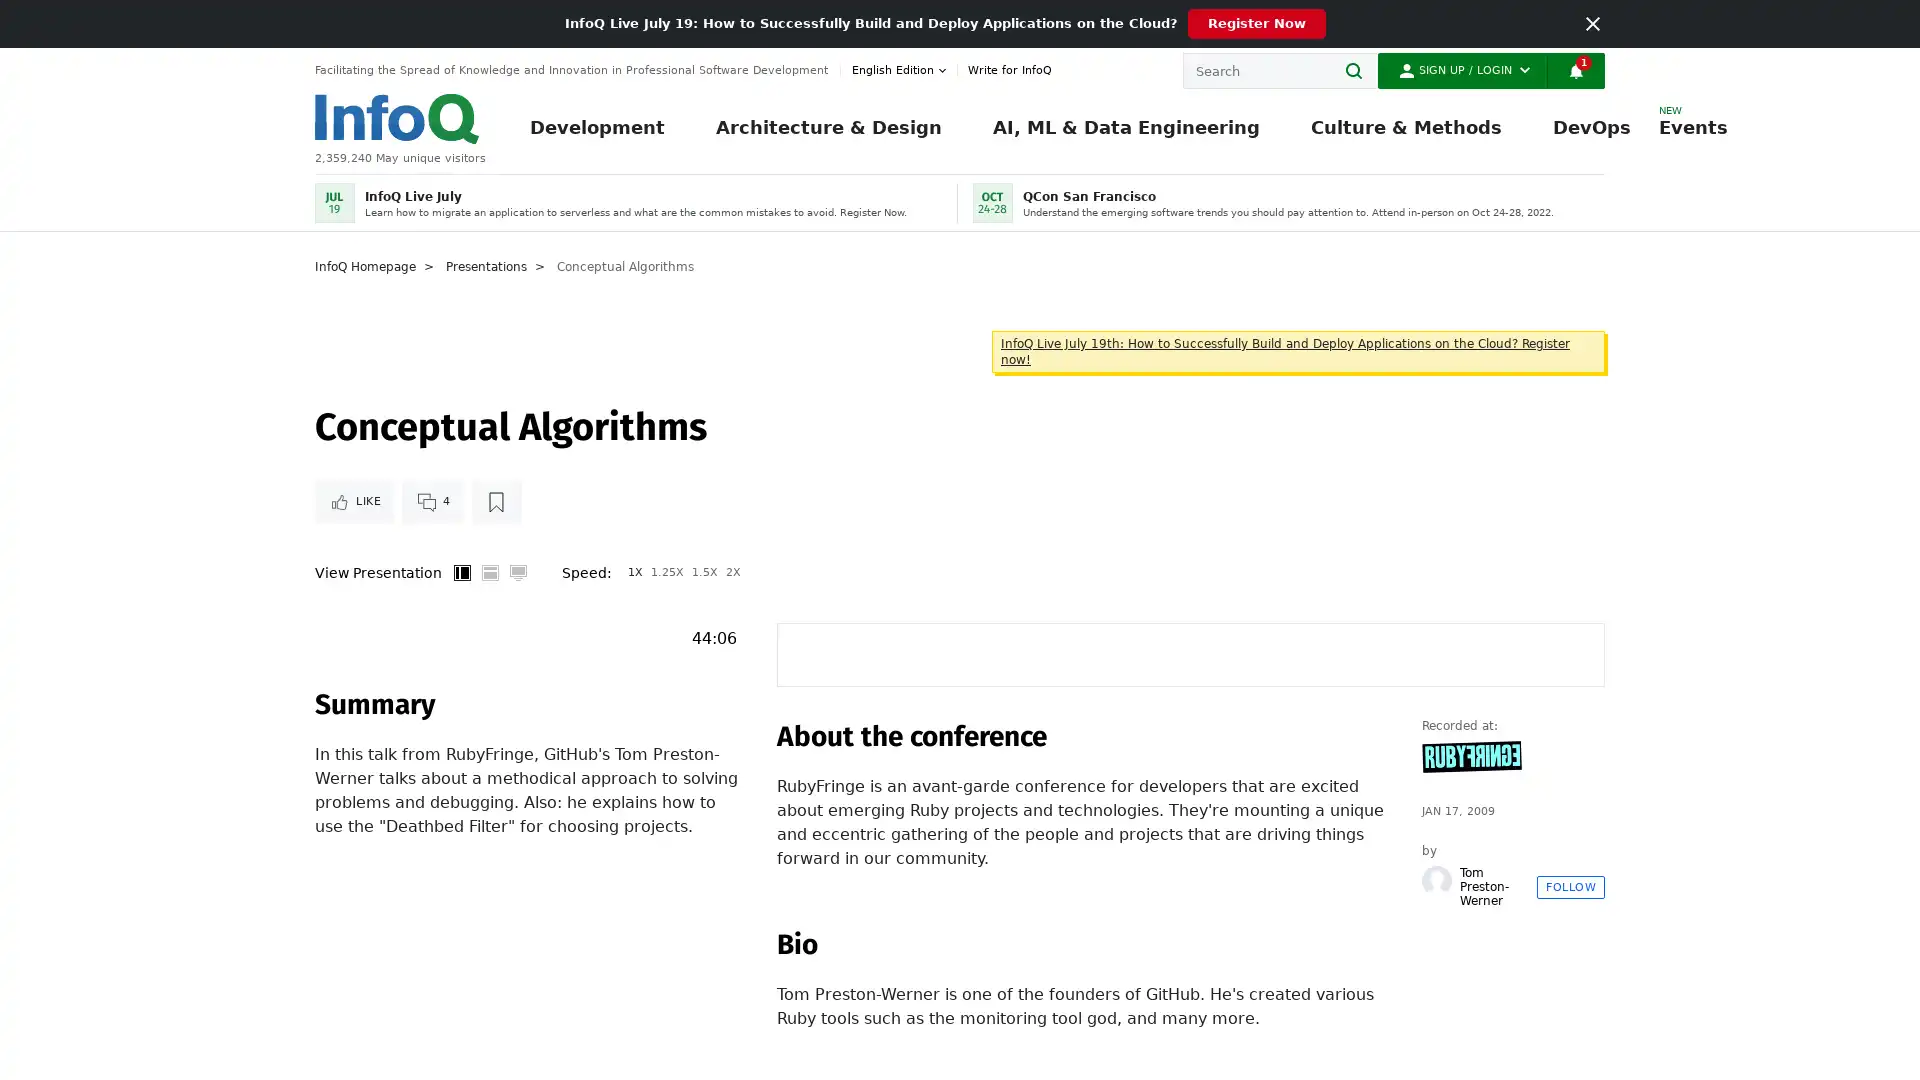 The height and width of the screenshot is (1080, 1920). Describe the element at coordinates (1574, 69) in the screenshot. I see `Notifications` at that location.